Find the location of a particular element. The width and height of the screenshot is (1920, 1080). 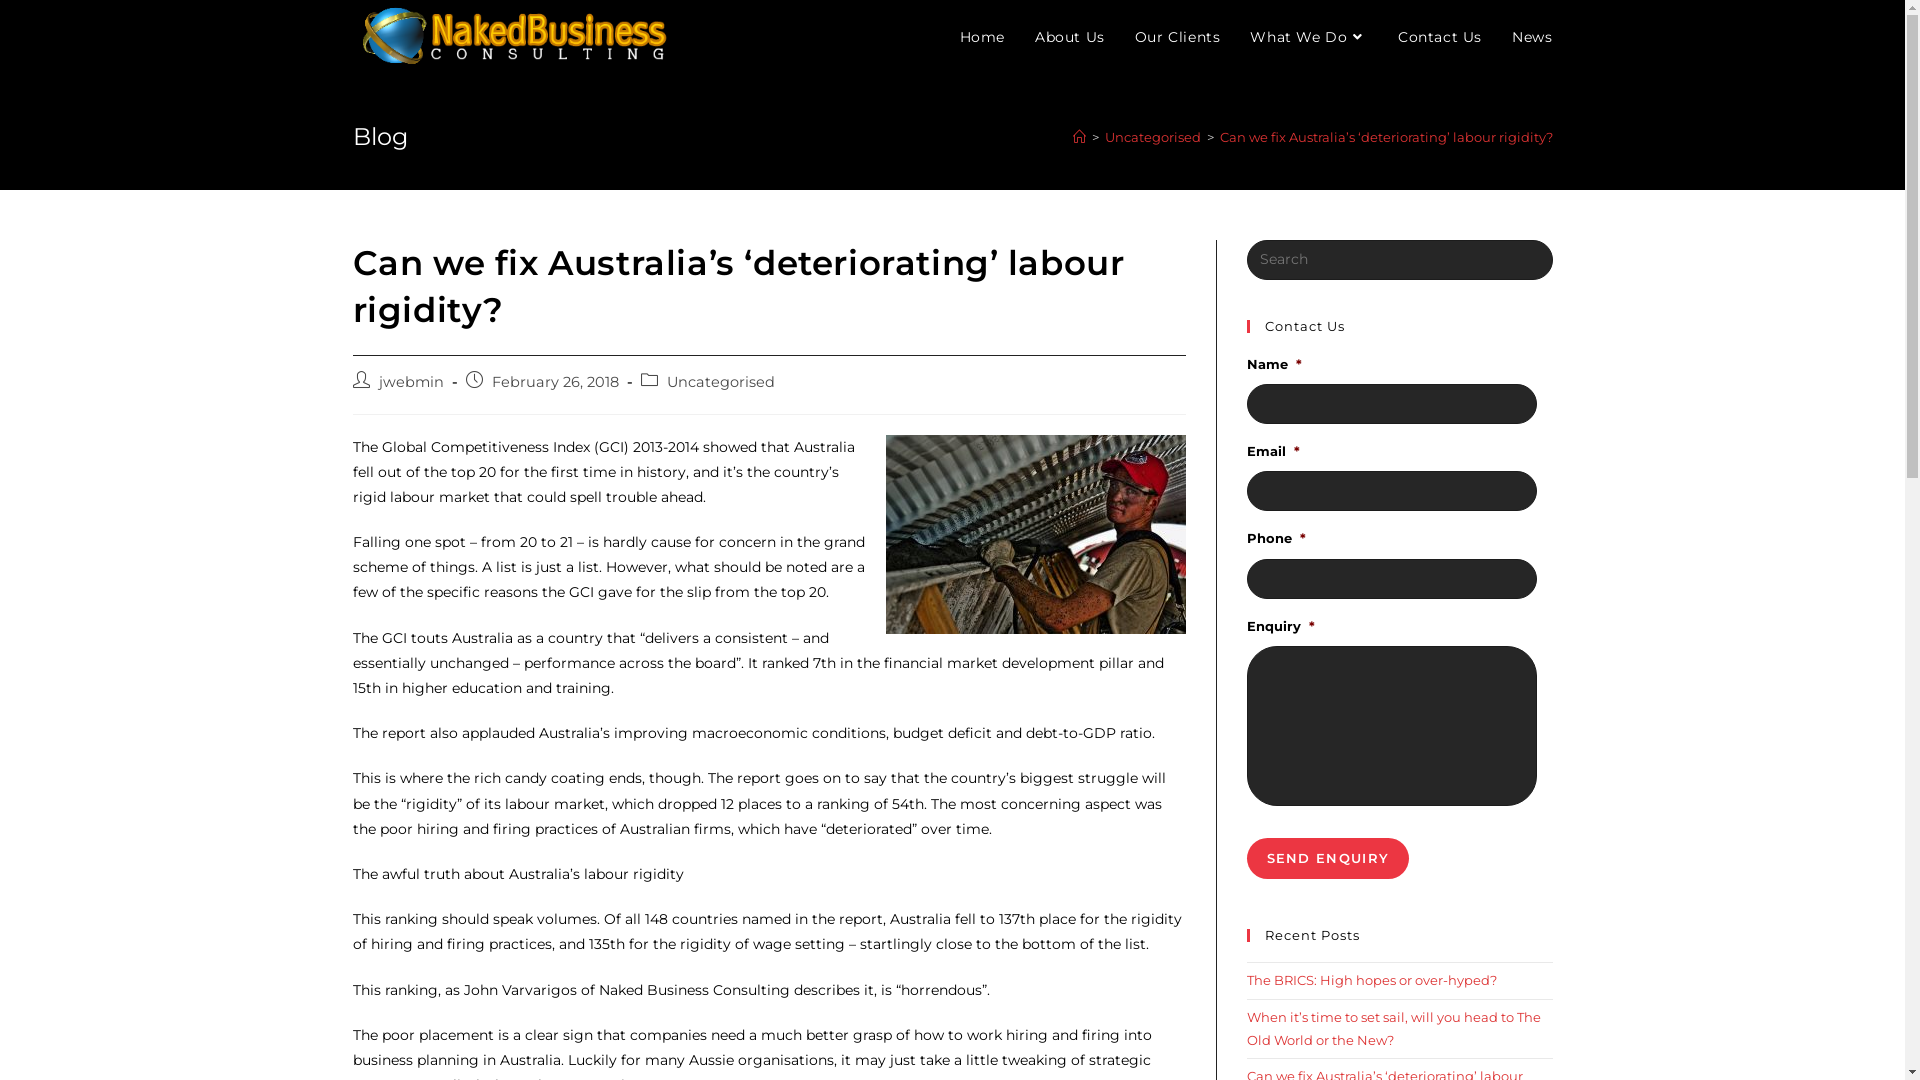

'jwebmin' is located at coordinates (409, 381).